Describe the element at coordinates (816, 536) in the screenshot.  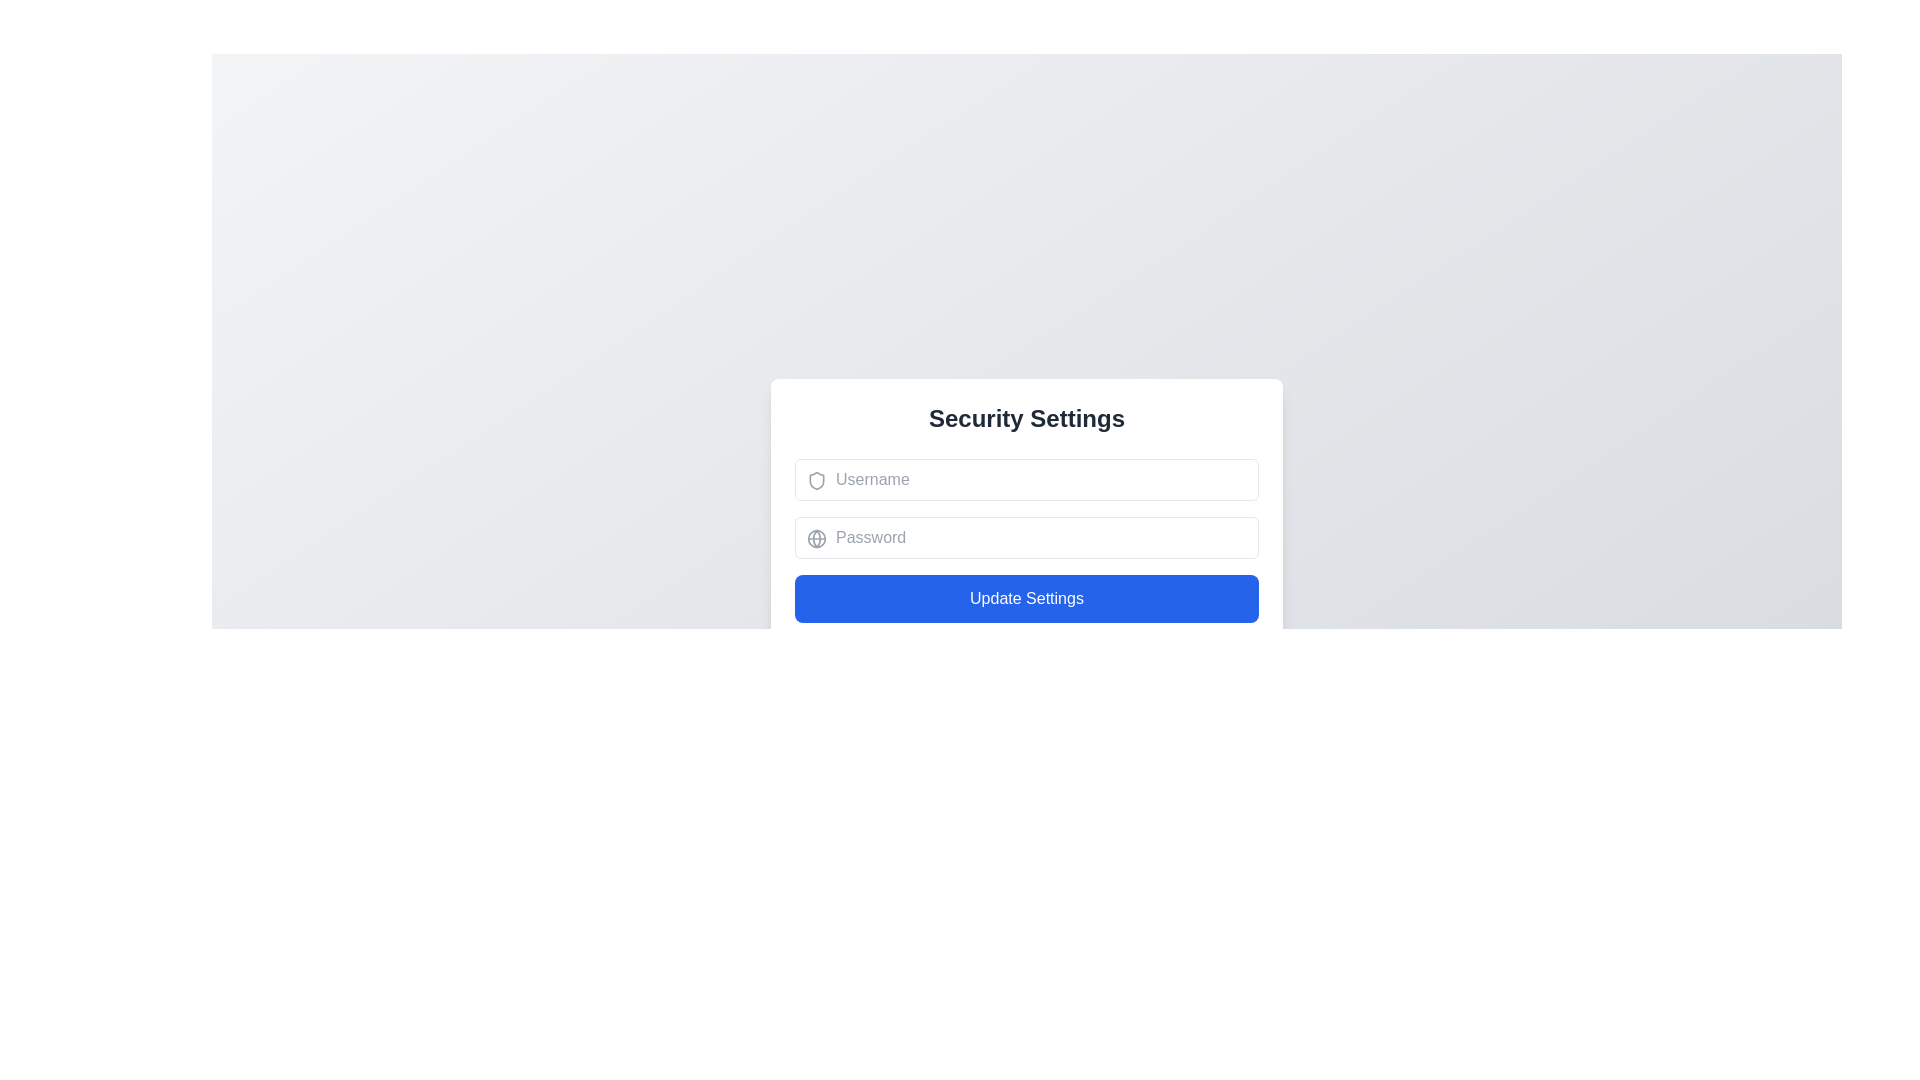
I see `the central circular graphical icon element within the globe-like SVG icon located next to the 'Password' input field in the 'Security Settings' section` at that location.